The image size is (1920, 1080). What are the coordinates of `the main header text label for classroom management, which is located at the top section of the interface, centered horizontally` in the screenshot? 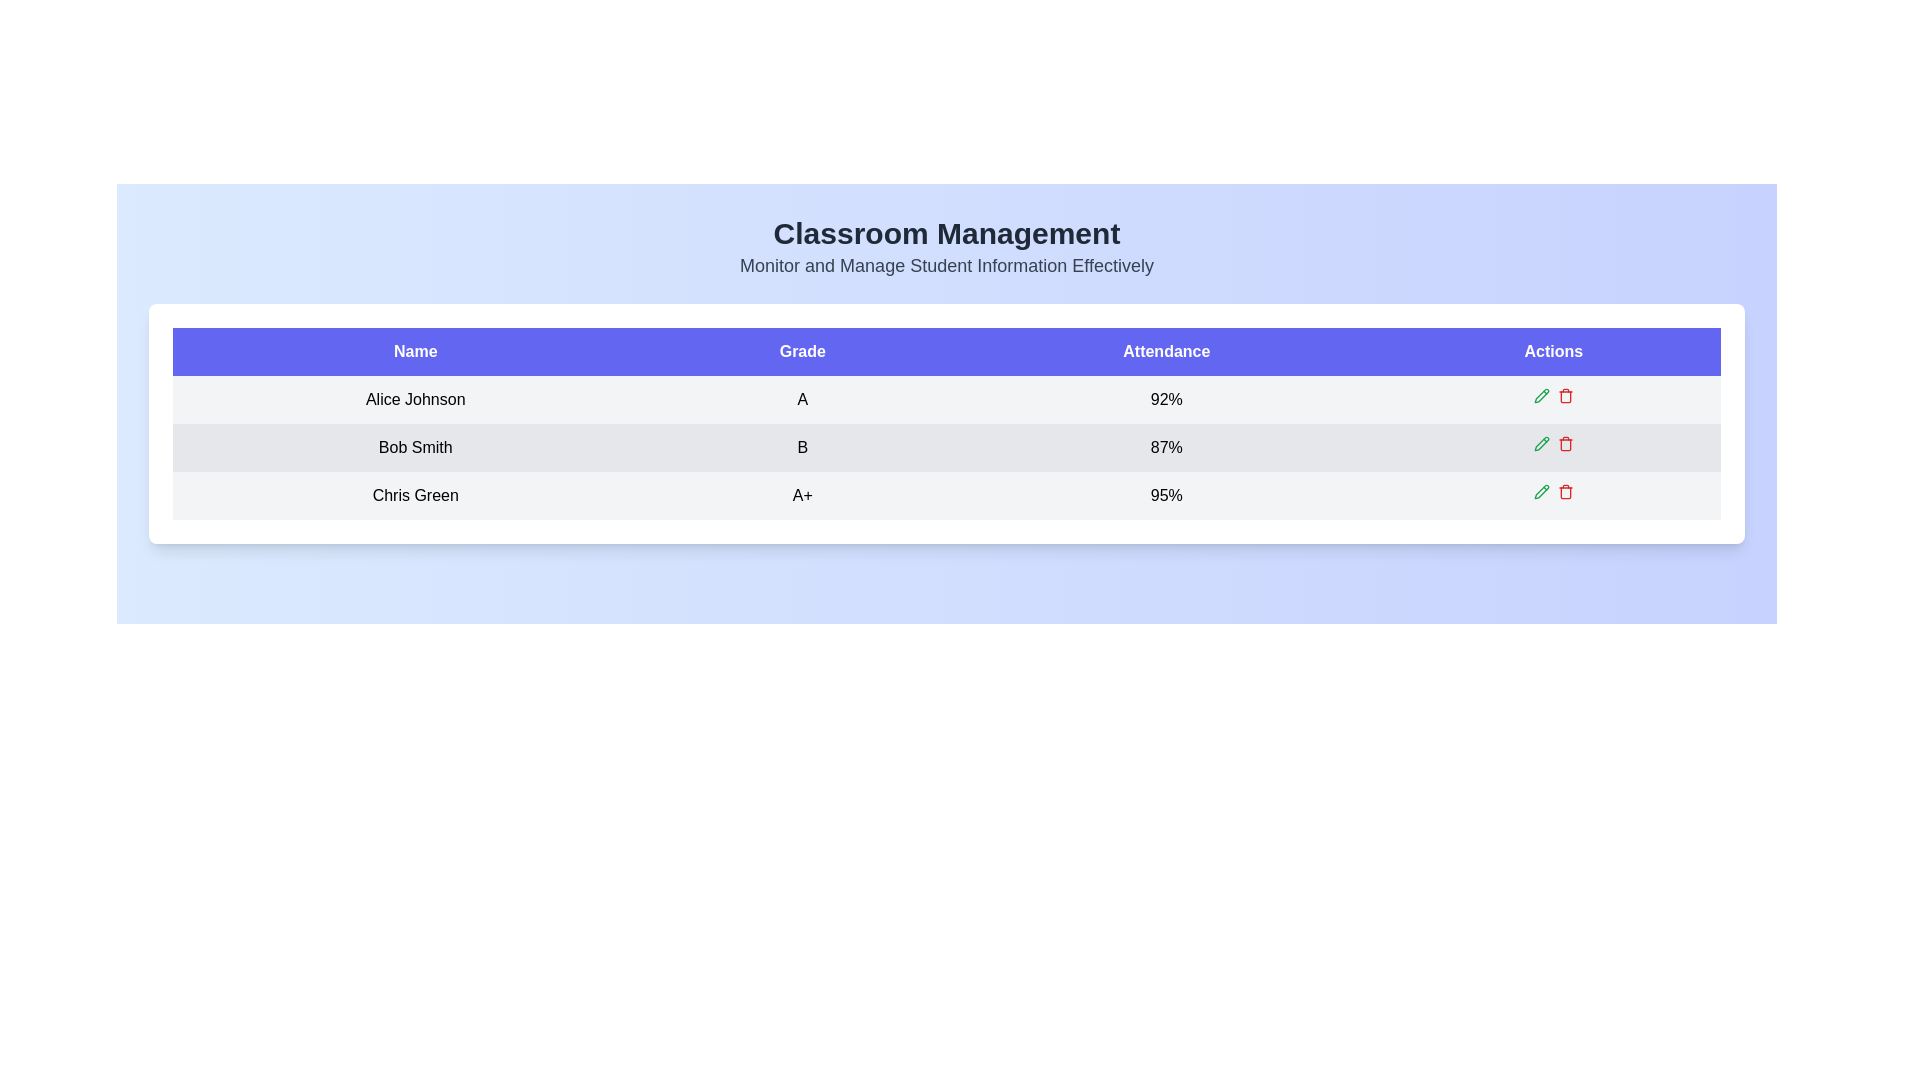 It's located at (945, 233).